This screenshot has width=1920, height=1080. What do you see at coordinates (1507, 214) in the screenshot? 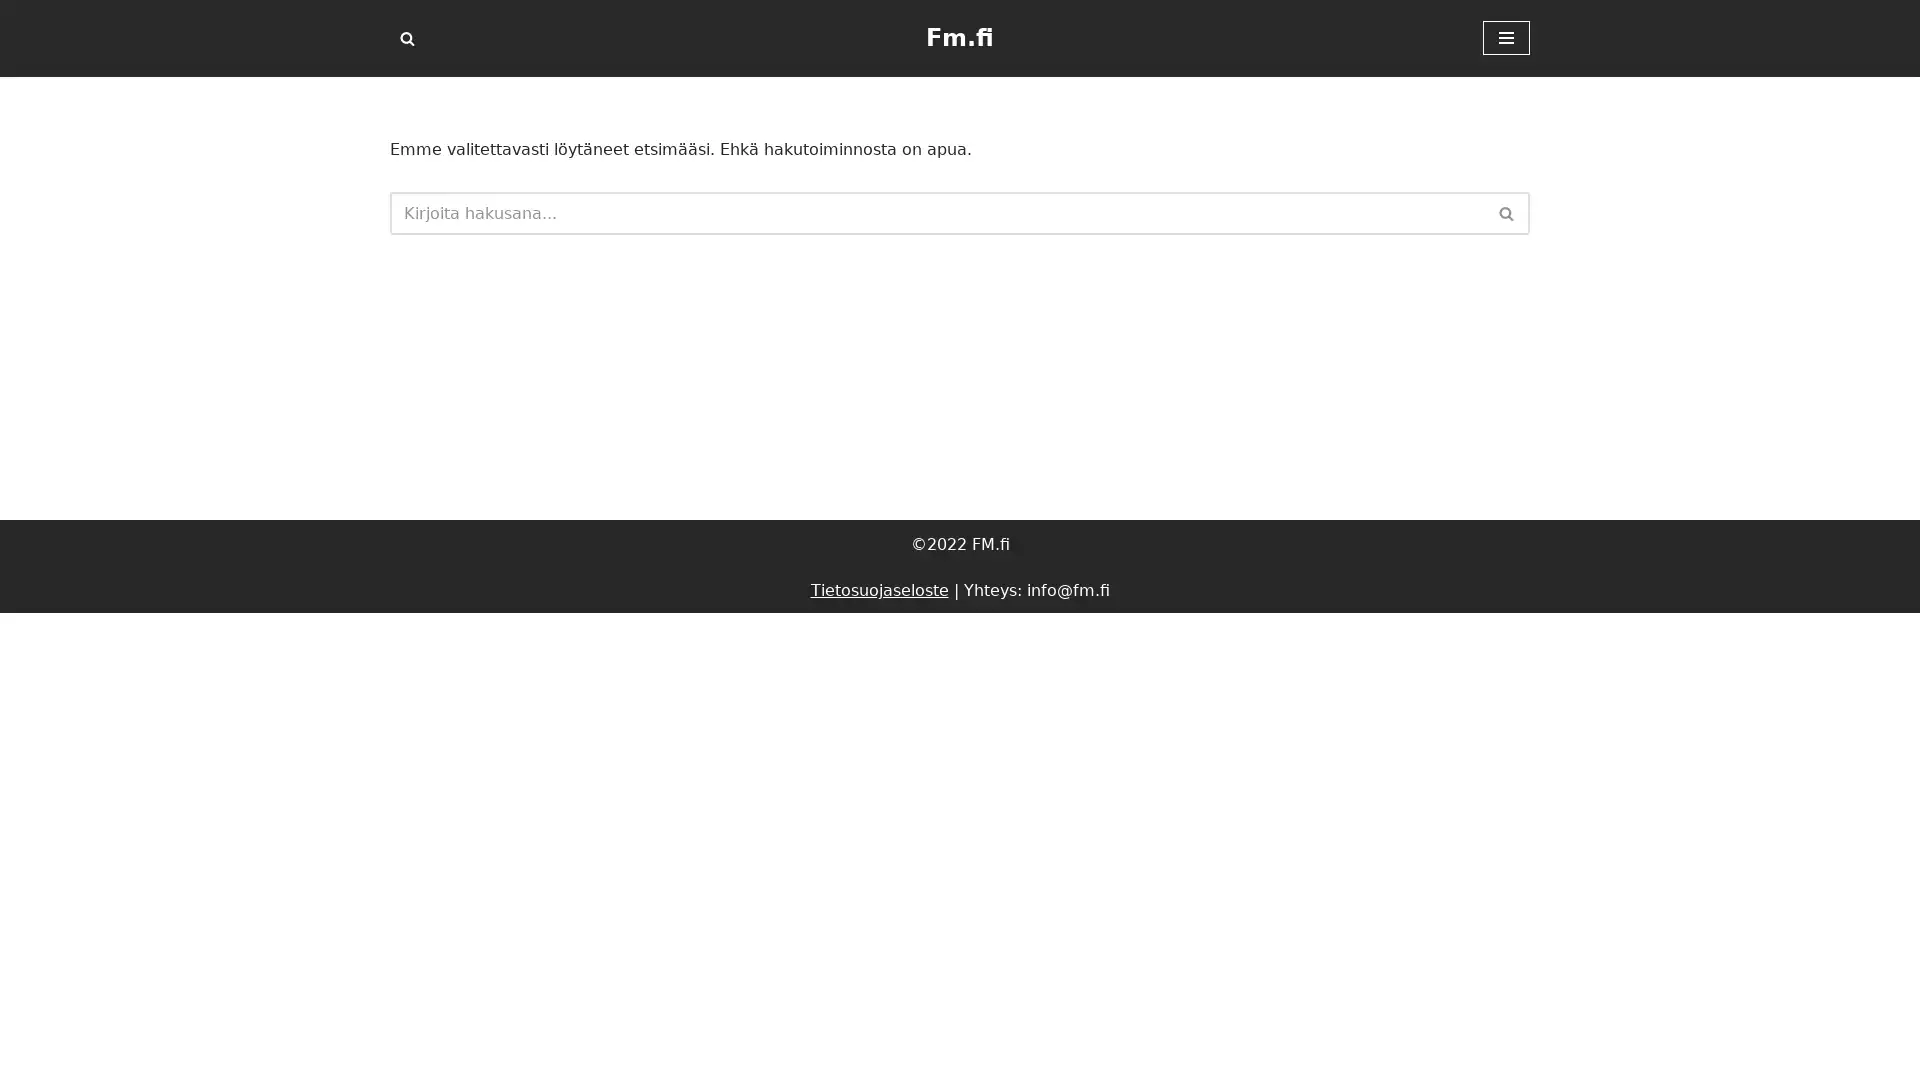
I see `Etsi` at bounding box center [1507, 214].